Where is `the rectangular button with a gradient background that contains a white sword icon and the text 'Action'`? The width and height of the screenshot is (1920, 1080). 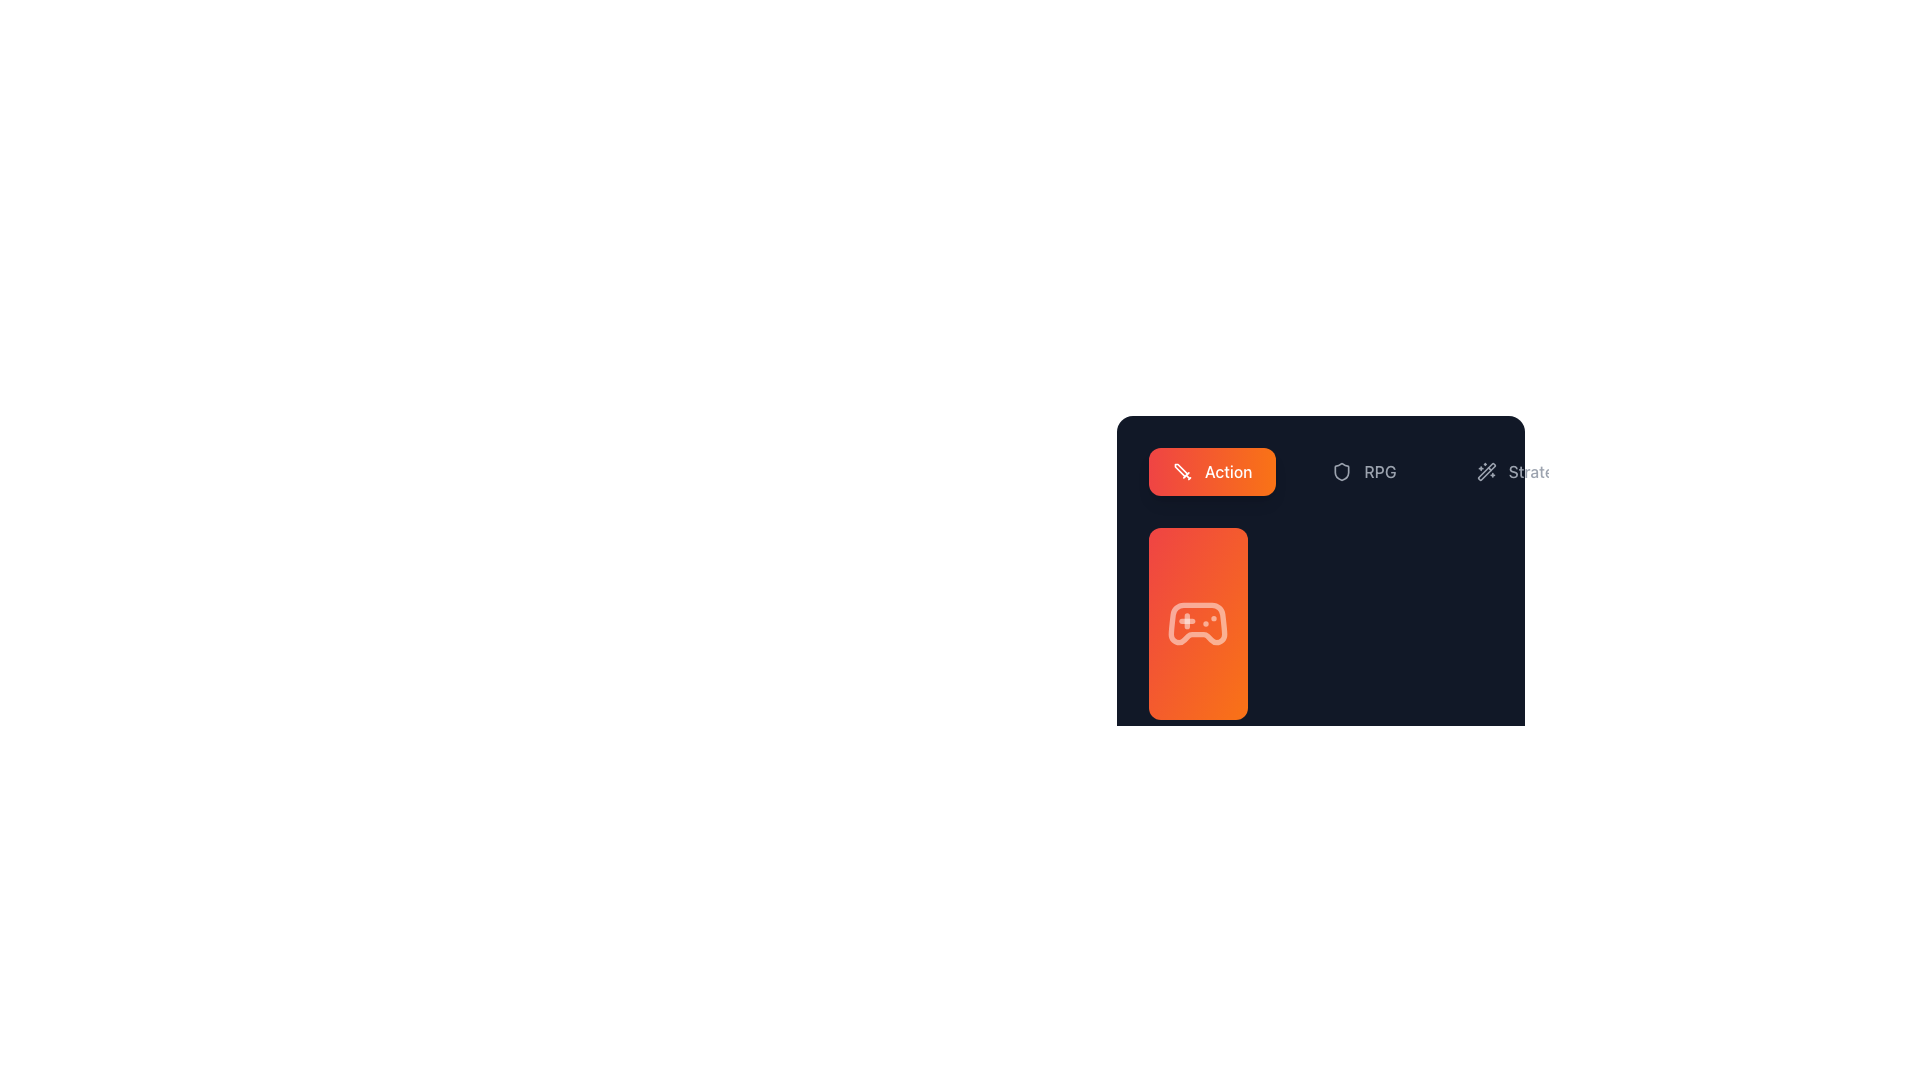 the rectangular button with a gradient background that contains a white sword icon and the text 'Action' is located at coordinates (1211, 471).